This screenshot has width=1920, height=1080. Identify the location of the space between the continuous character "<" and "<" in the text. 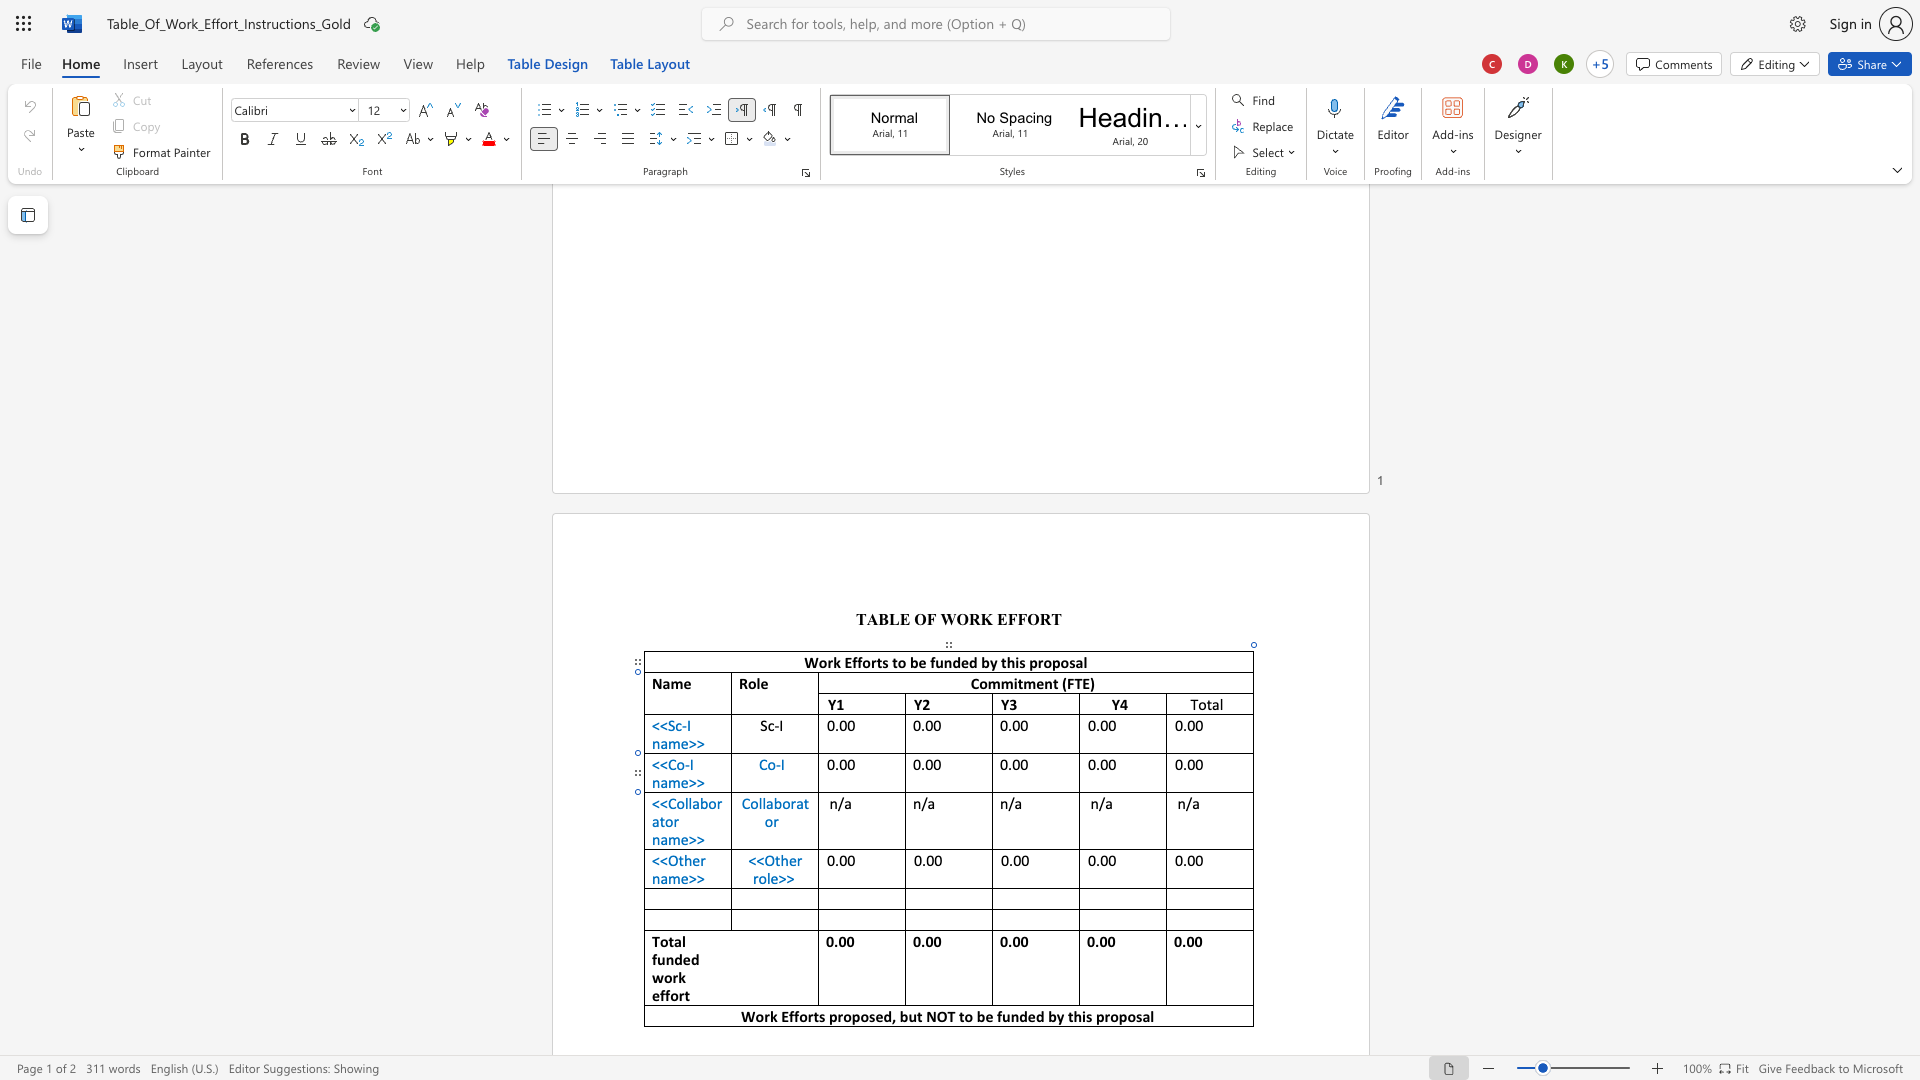
(659, 802).